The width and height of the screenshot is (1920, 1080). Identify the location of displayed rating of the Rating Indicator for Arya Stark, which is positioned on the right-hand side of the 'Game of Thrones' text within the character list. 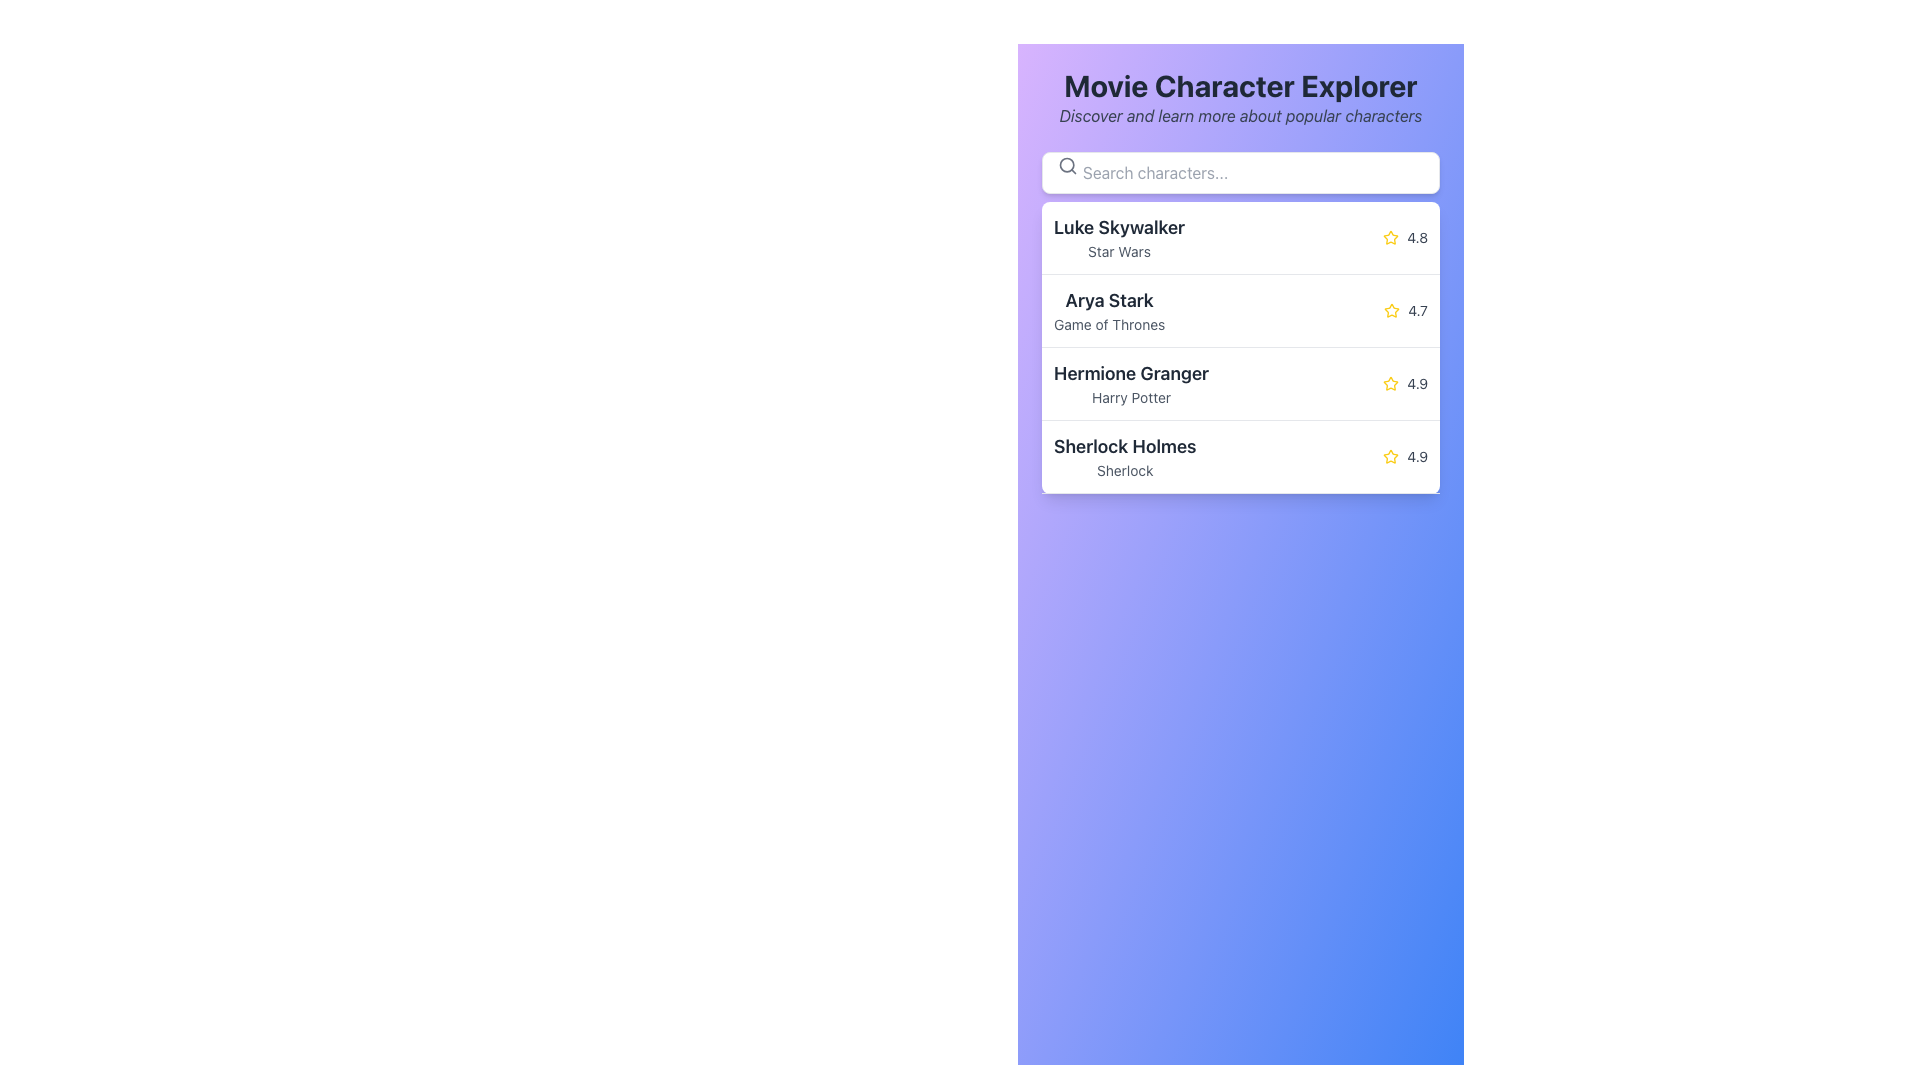
(1405, 311).